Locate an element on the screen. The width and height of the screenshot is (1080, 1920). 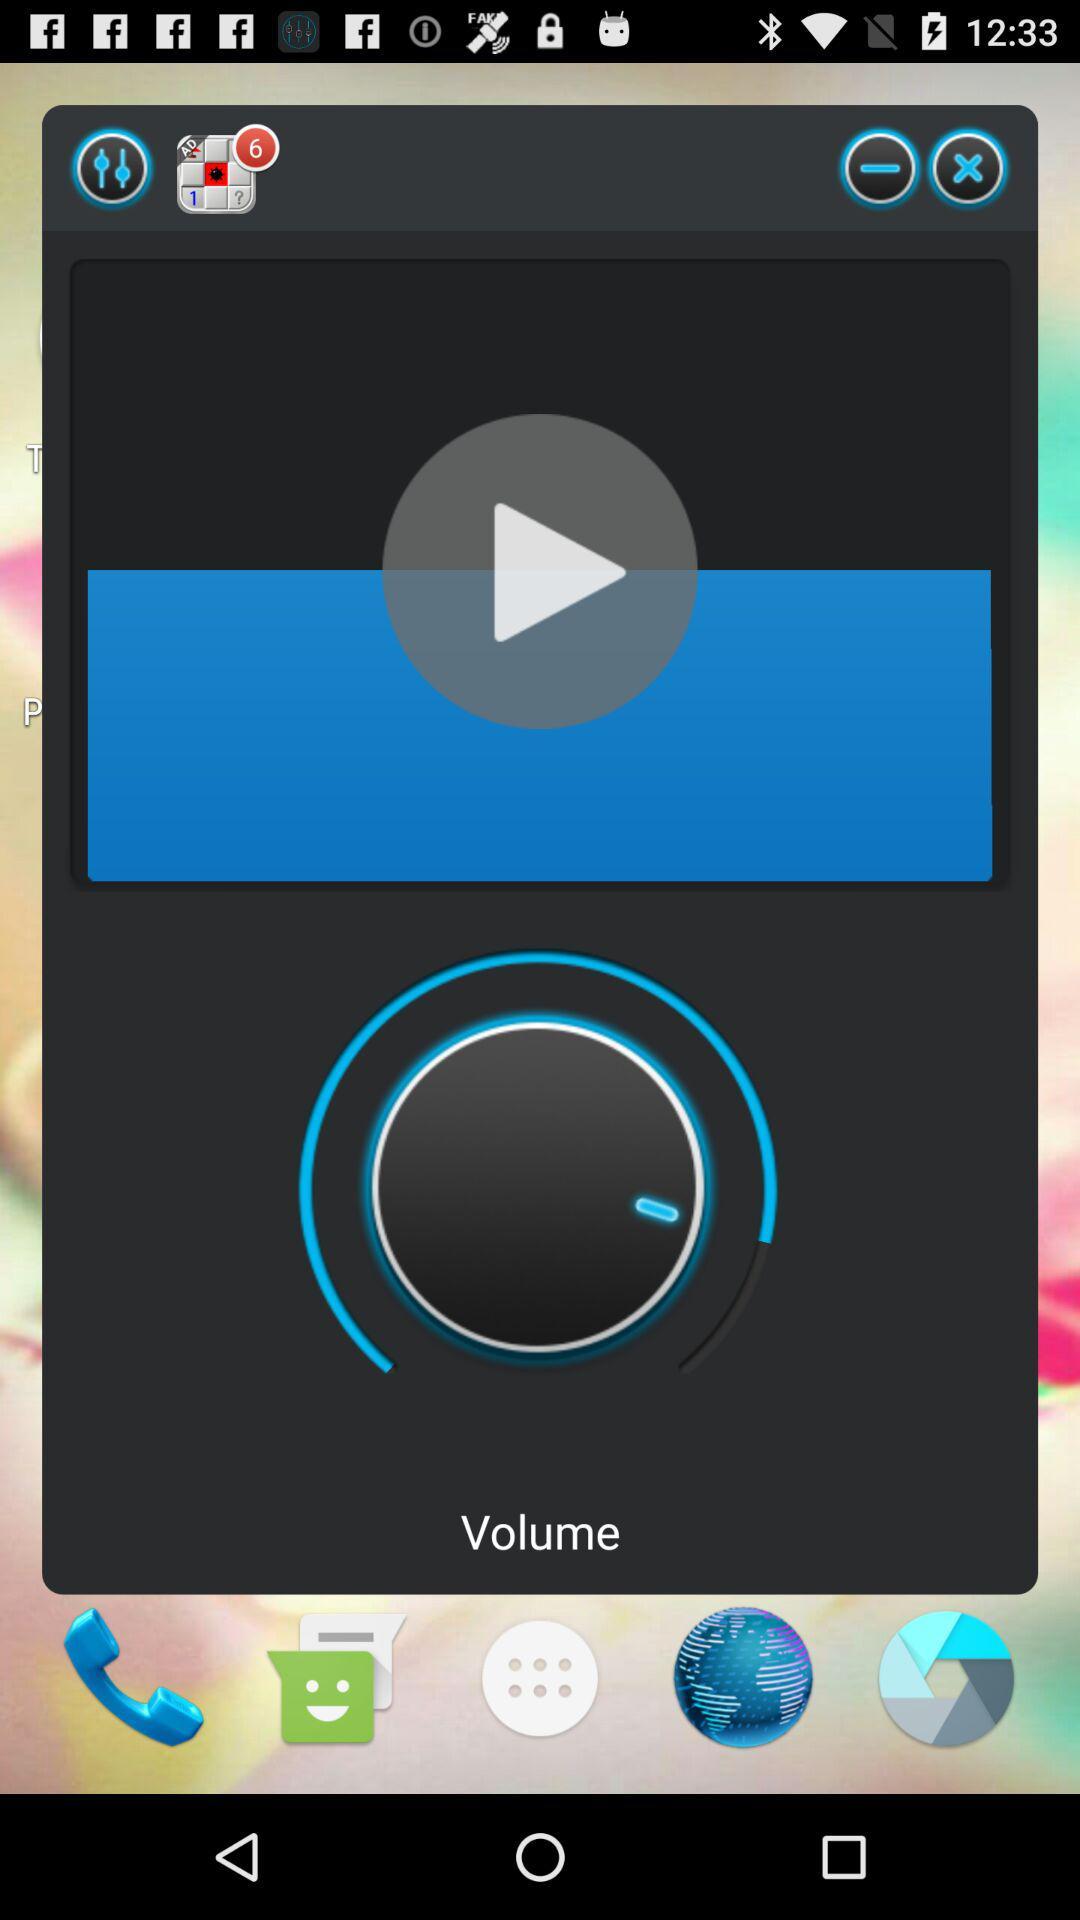
the item next to the 6 is located at coordinates (879, 168).